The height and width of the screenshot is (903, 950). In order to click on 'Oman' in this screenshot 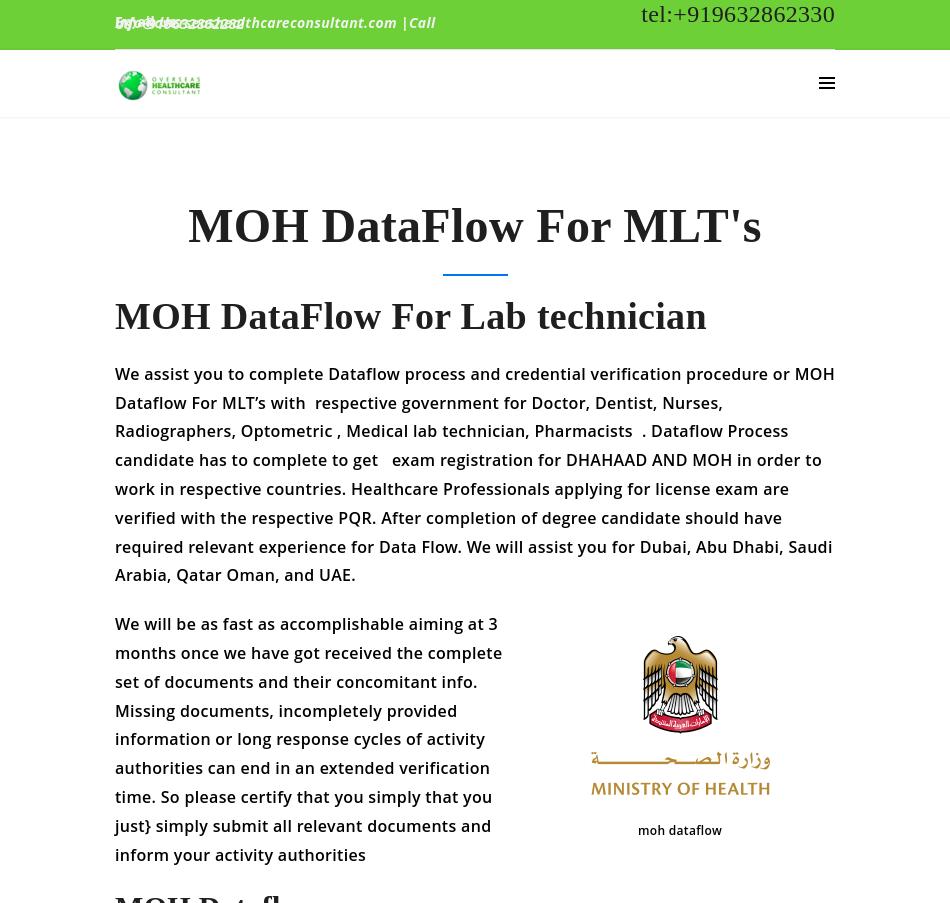, I will do `click(249, 588)`.